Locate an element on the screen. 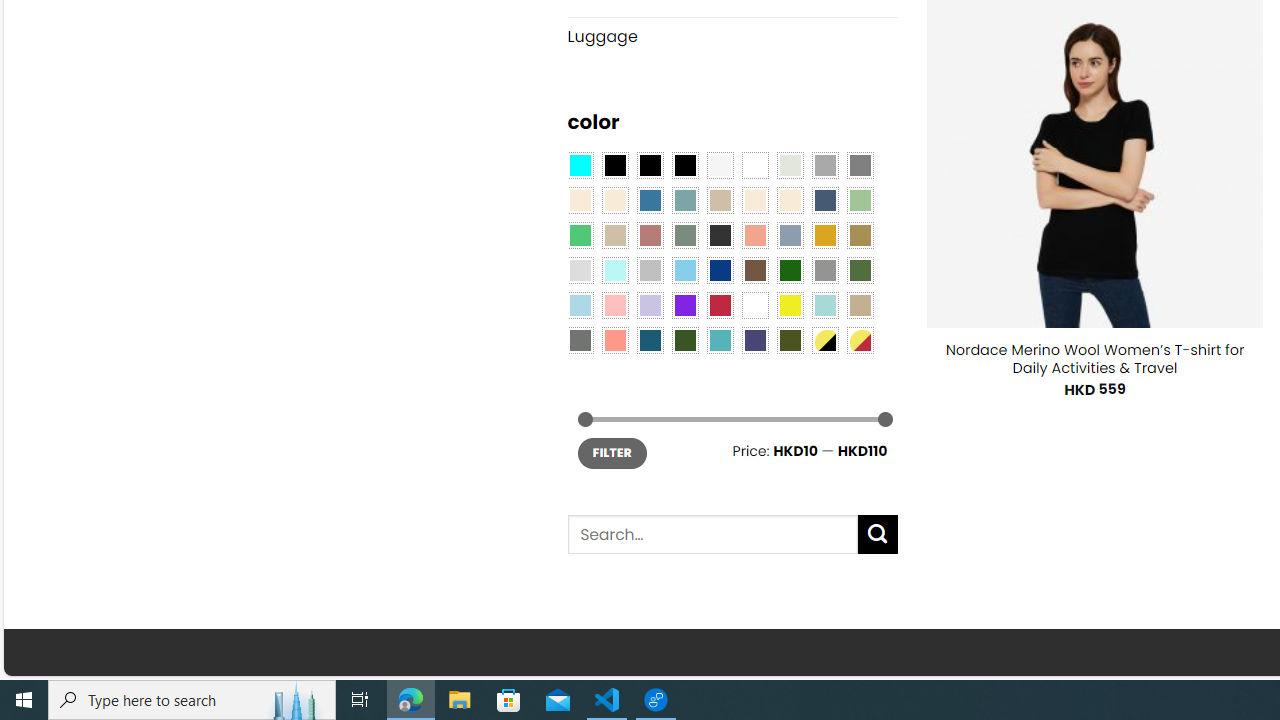 This screenshot has height=720, width=1280. 'Teal' is located at coordinates (720, 338).